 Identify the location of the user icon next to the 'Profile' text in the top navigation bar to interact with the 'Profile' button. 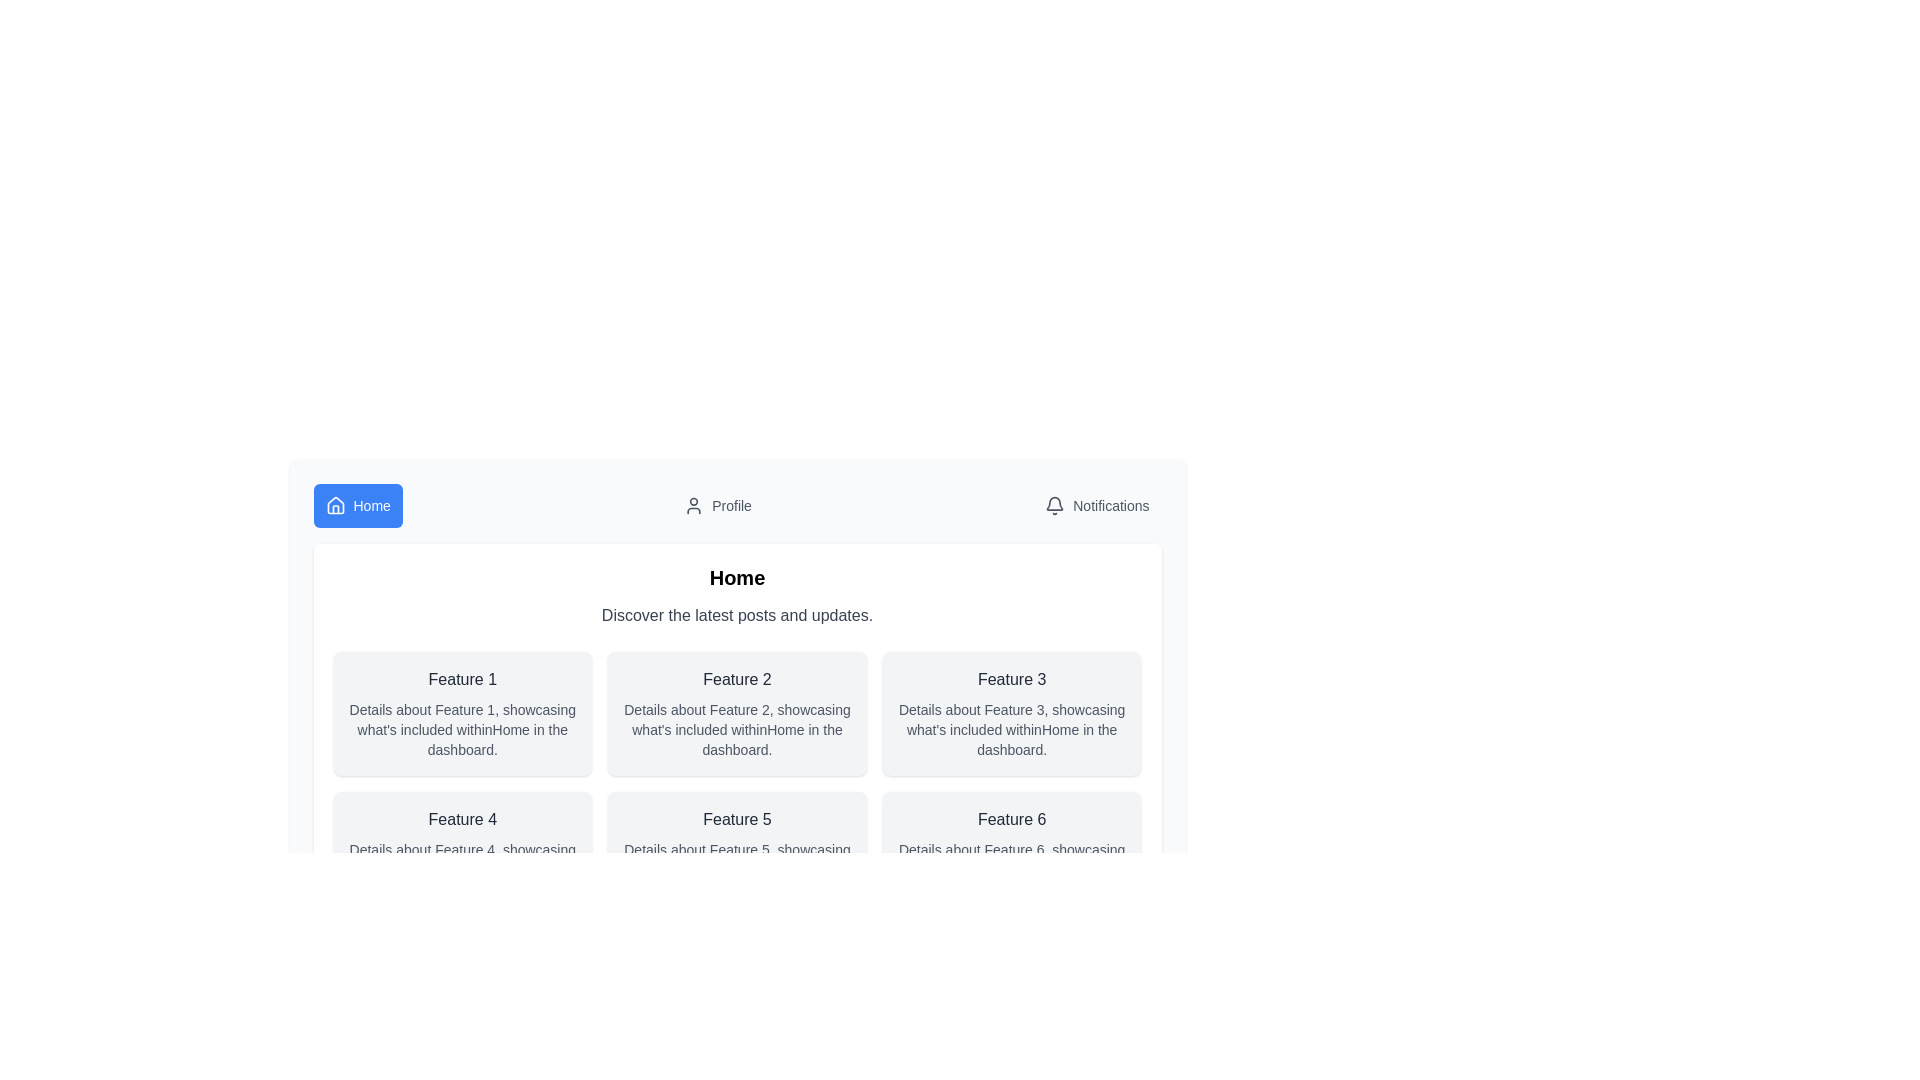
(694, 504).